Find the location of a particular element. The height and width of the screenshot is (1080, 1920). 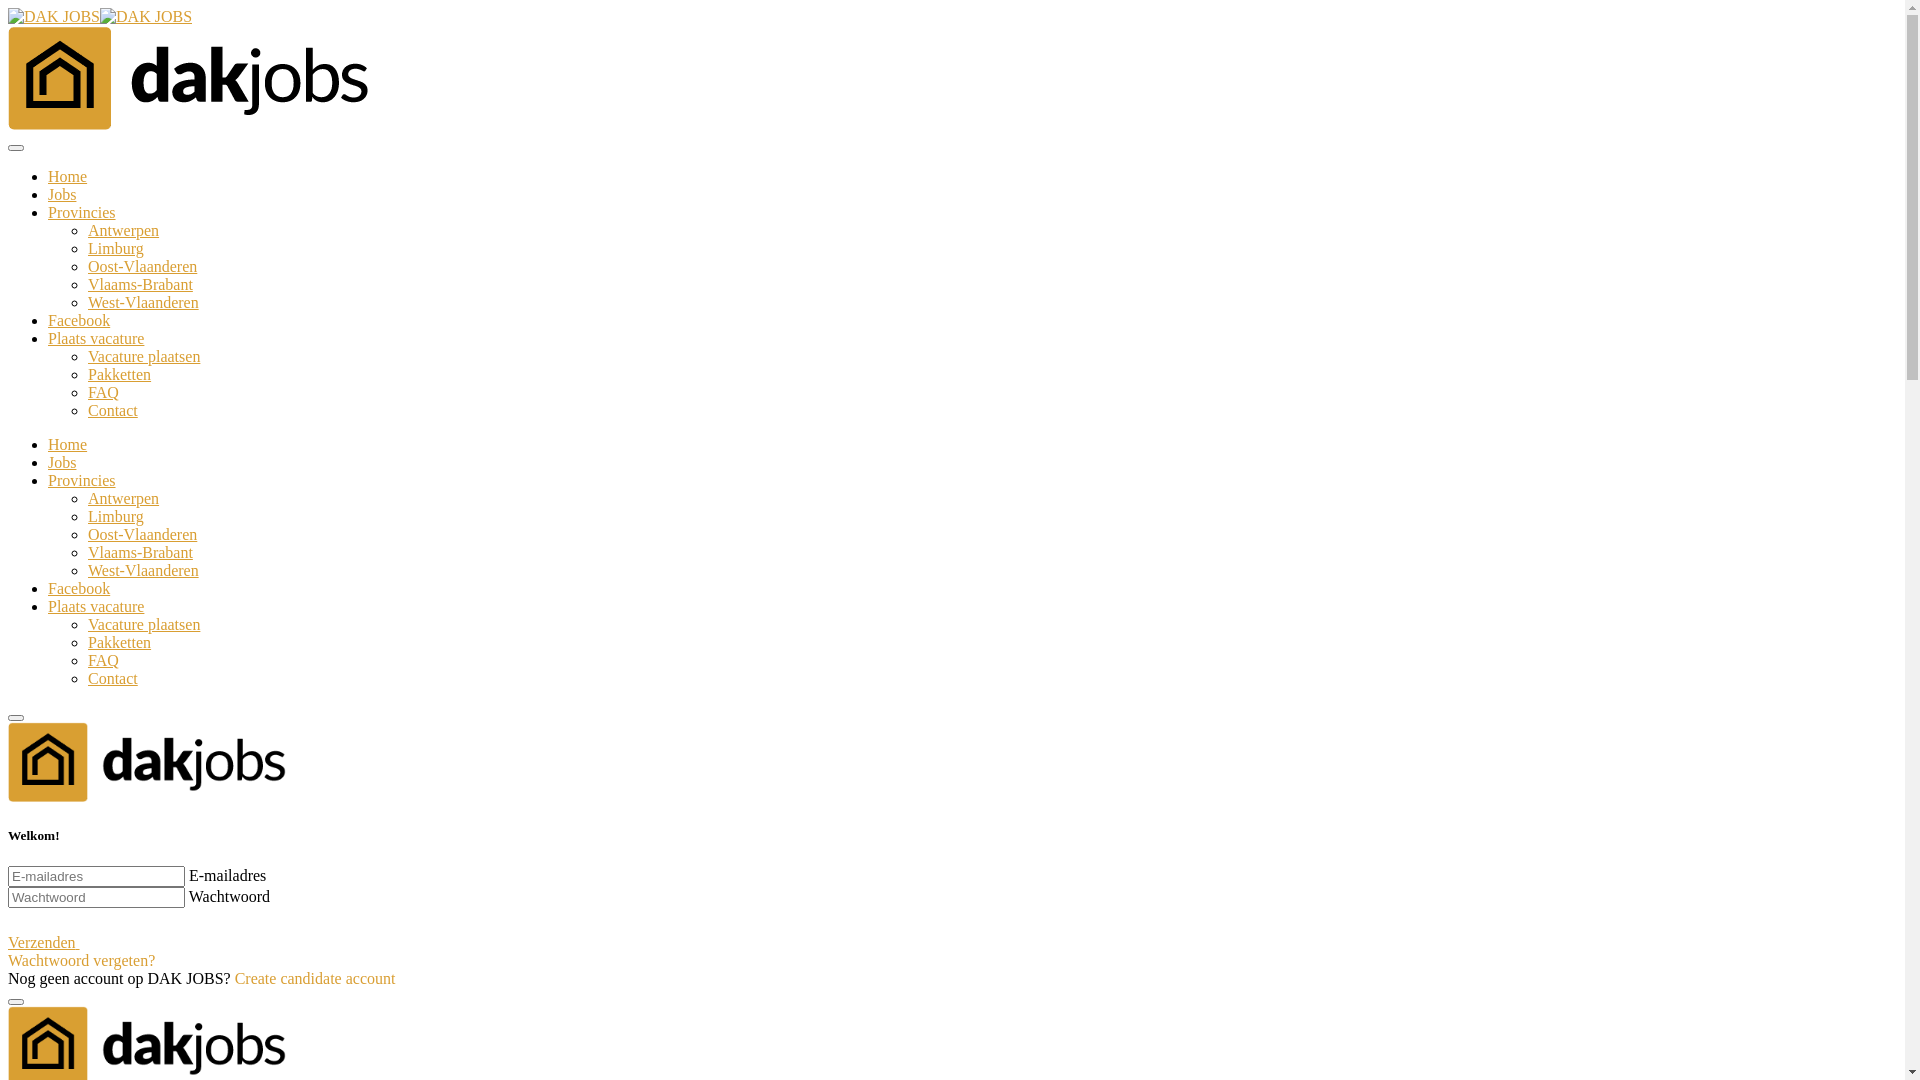

'Oost-Vlaanderen' is located at coordinates (141, 265).